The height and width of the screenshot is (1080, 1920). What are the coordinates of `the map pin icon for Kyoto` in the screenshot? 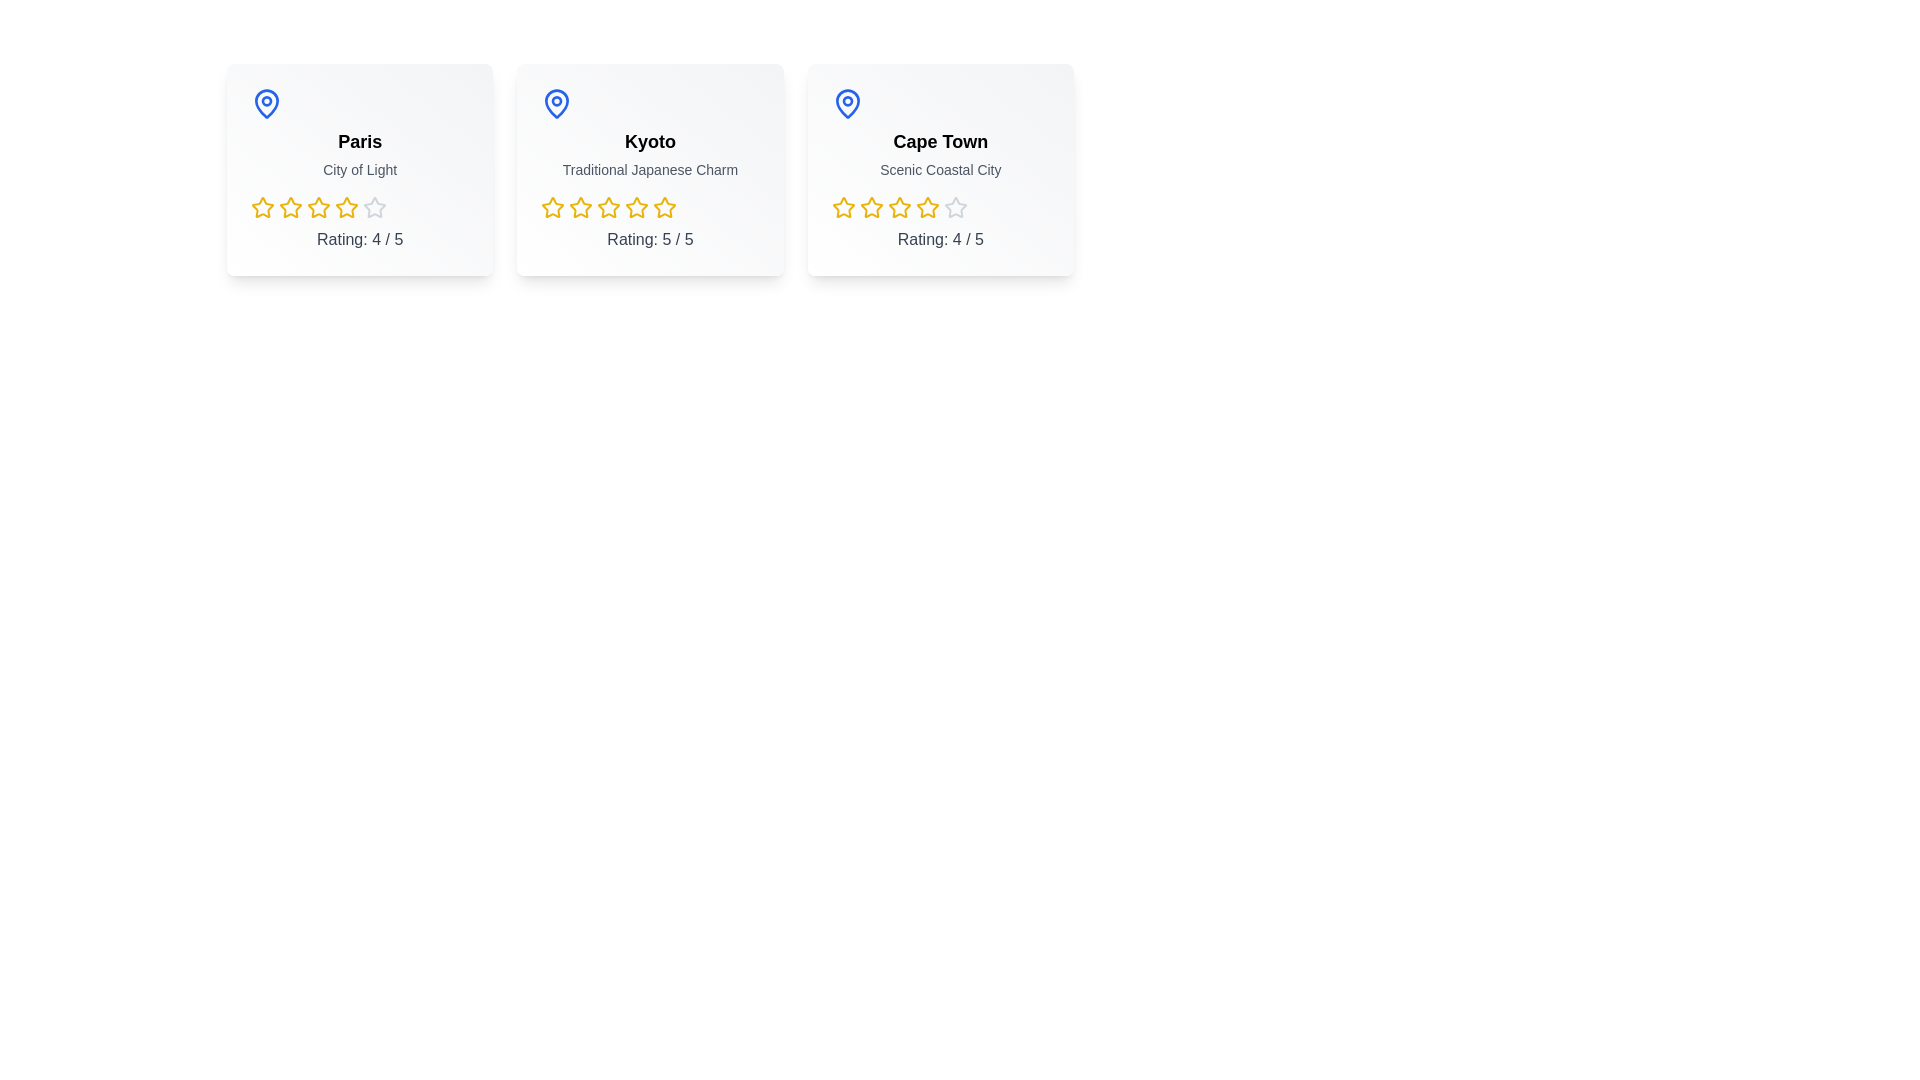 It's located at (556, 104).